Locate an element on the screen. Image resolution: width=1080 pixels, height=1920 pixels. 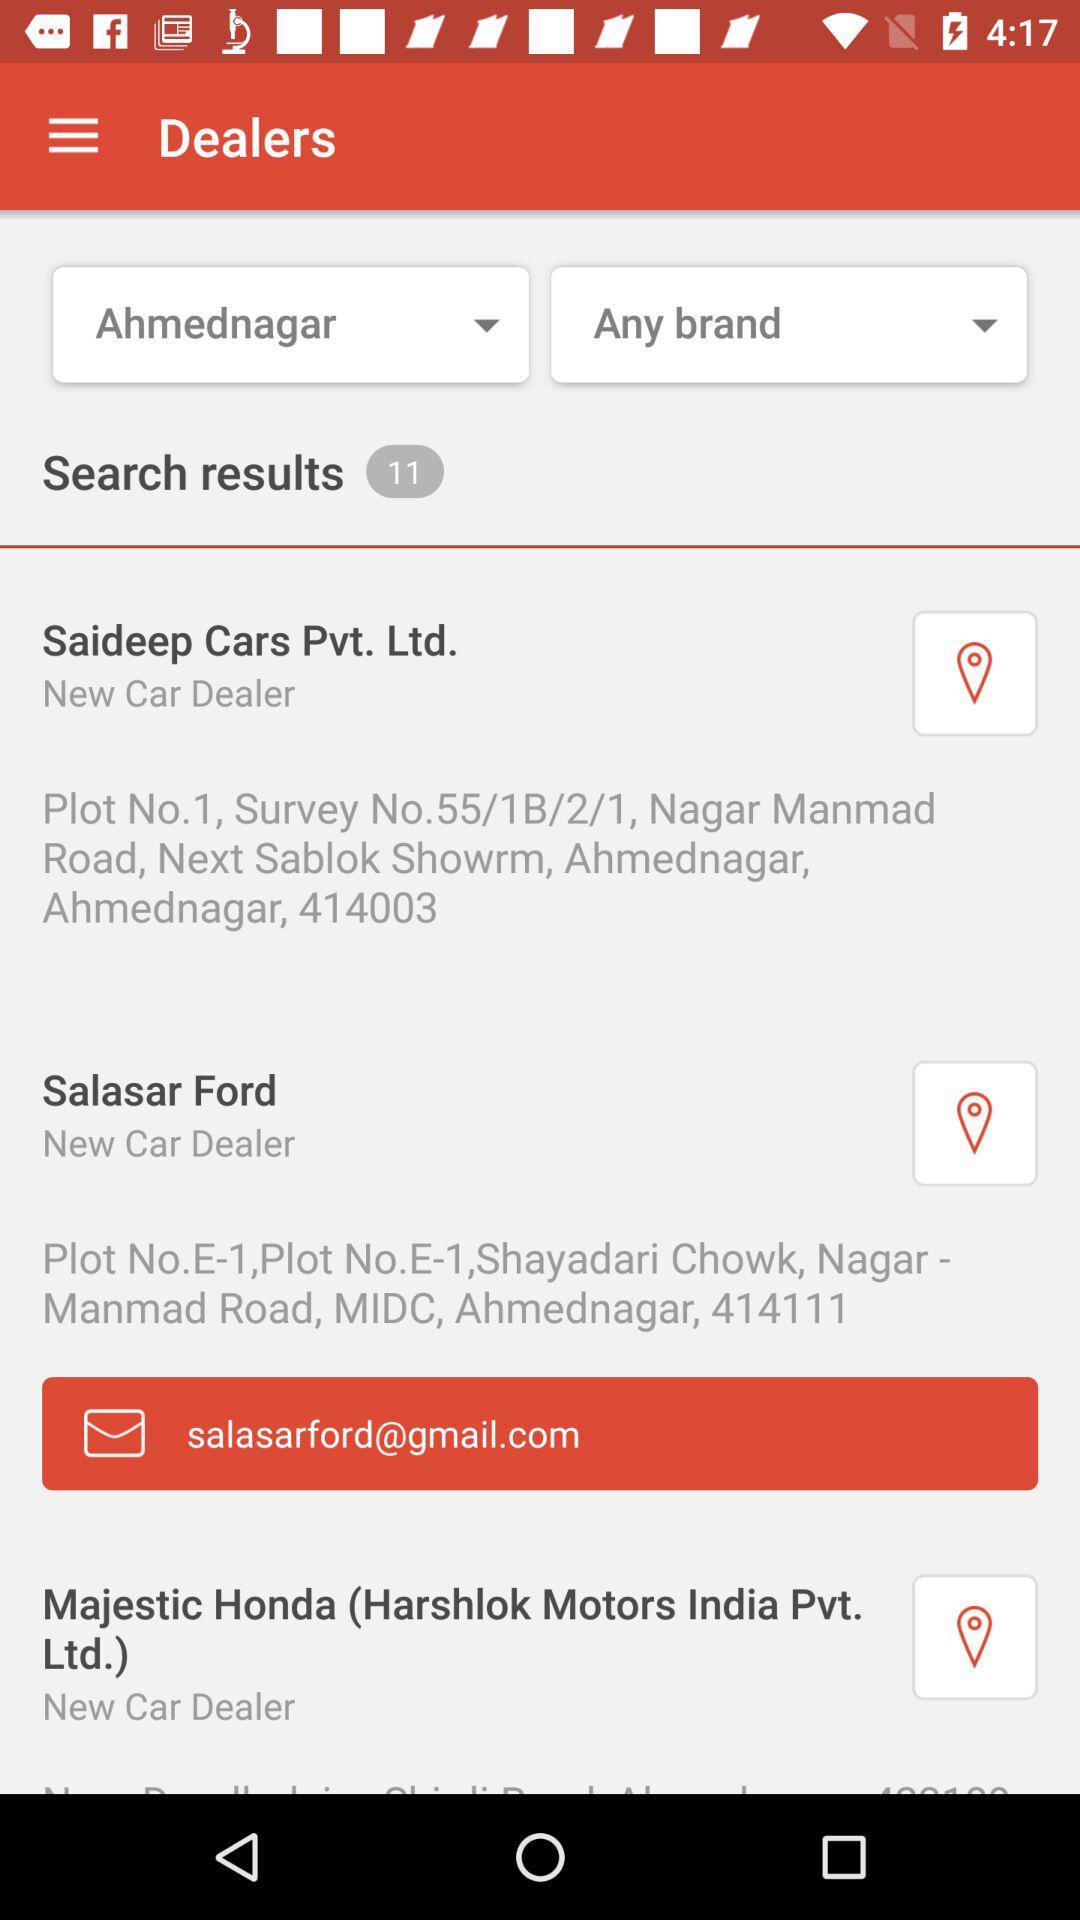
location is located at coordinates (974, 673).